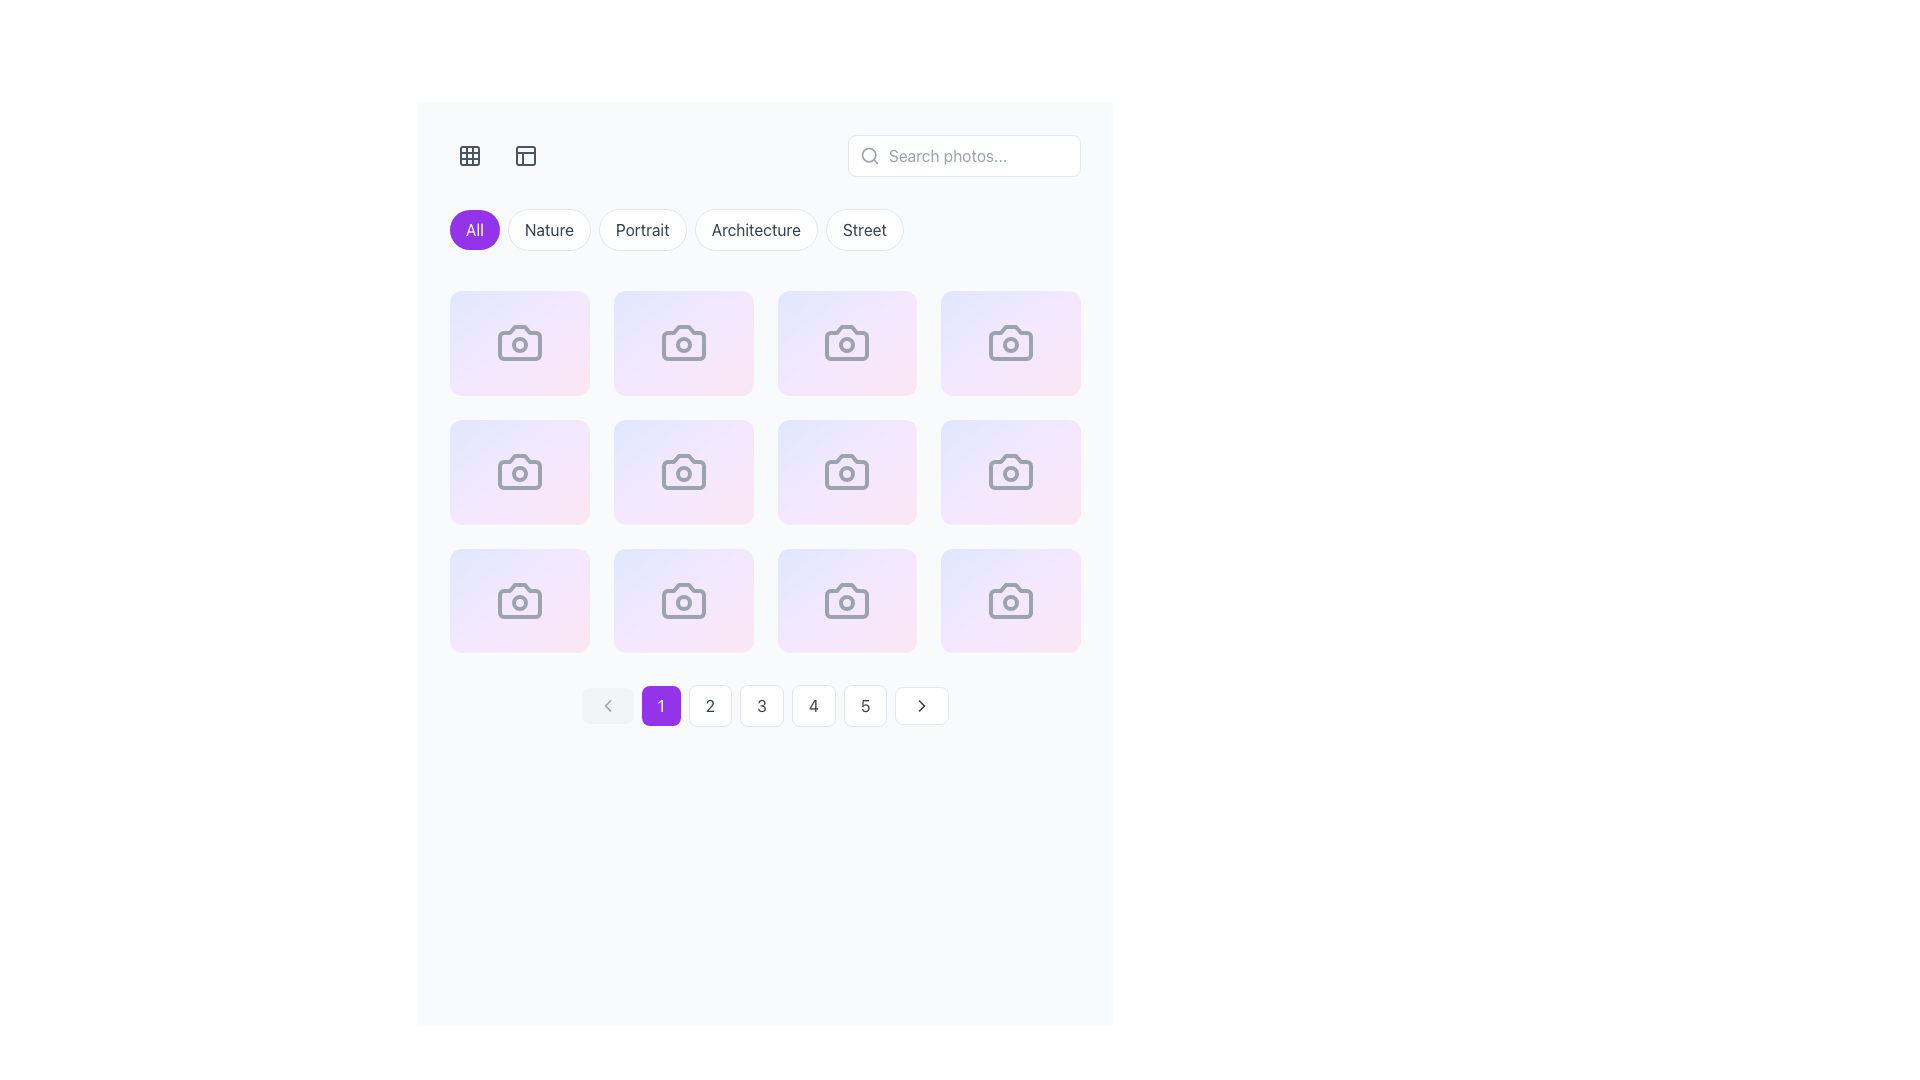 This screenshot has height=1080, width=1920. What do you see at coordinates (1011, 342) in the screenshot?
I see `the camera icon with rounded edges and a circular lens, located in the third column of the second row in the grid layout` at bounding box center [1011, 342].